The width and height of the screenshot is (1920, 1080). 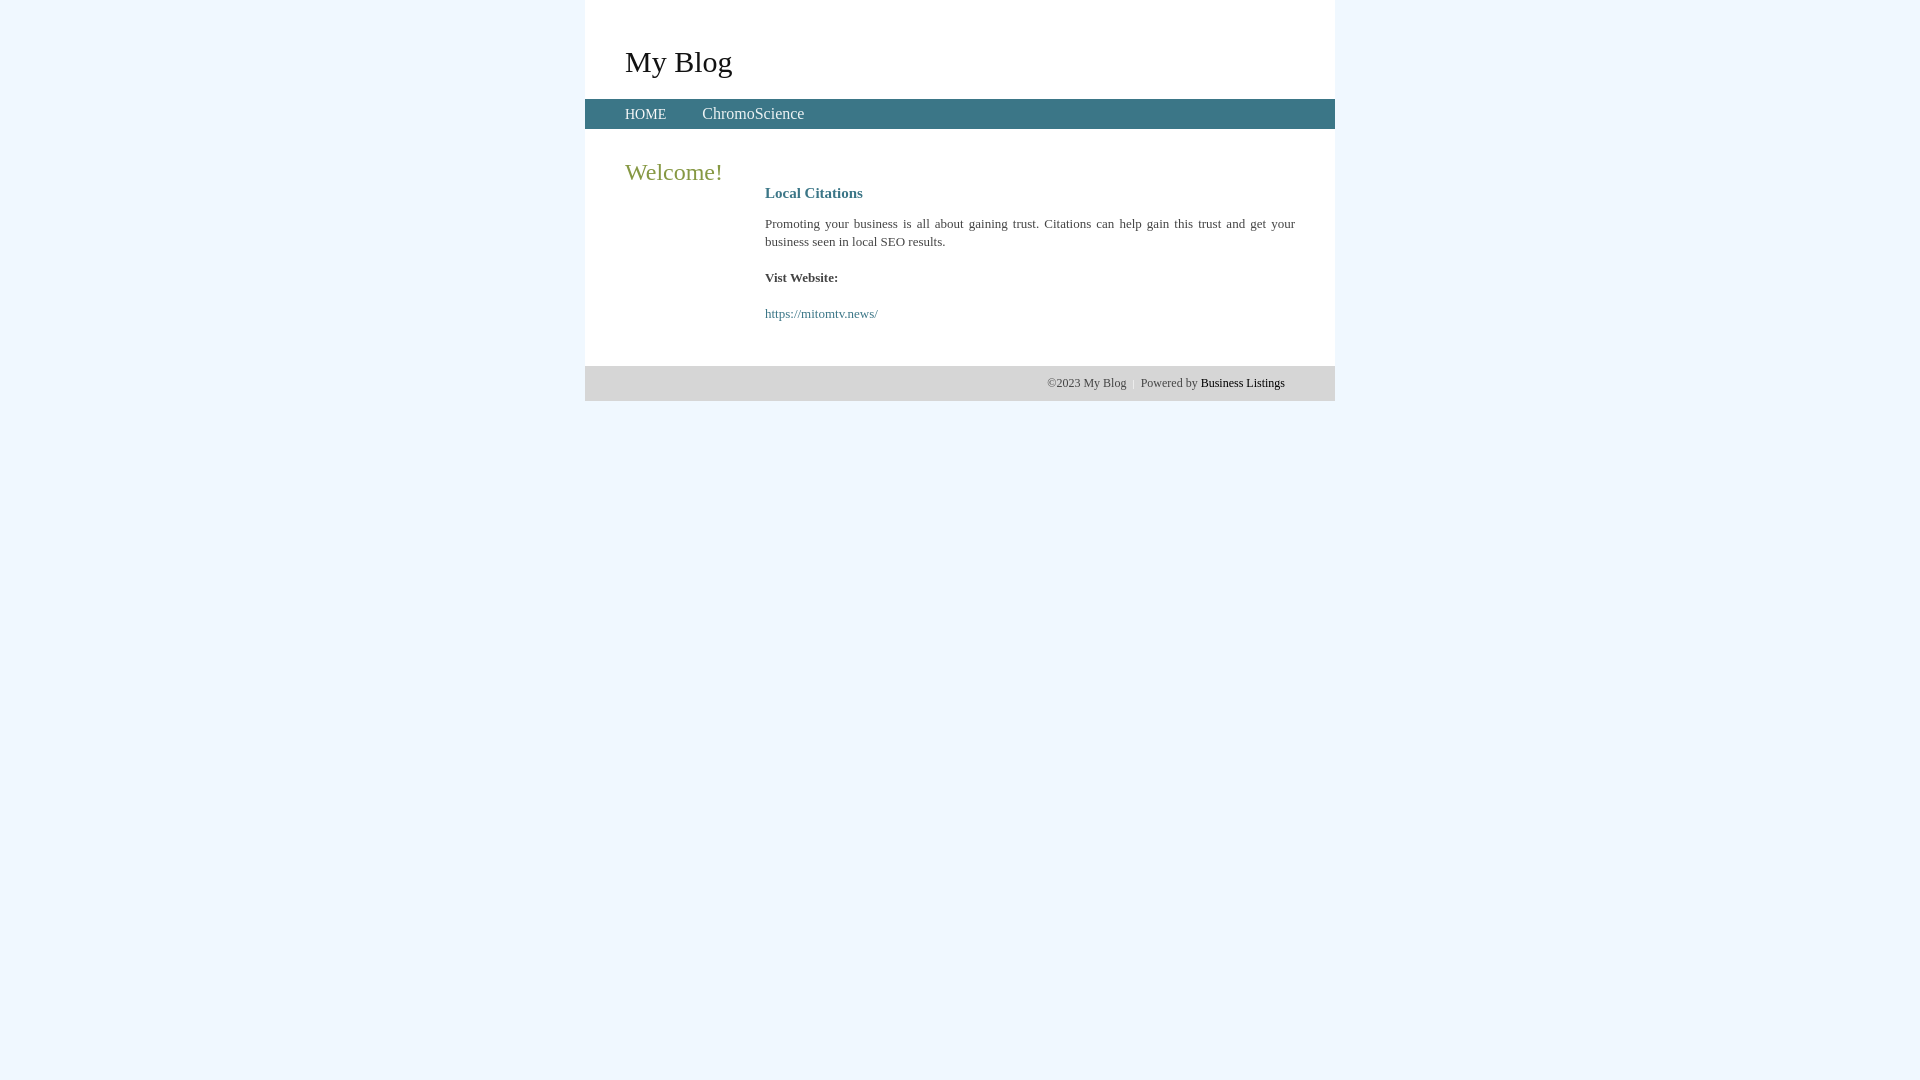 I want to click on 'HOME', so click(x=645, y=114).